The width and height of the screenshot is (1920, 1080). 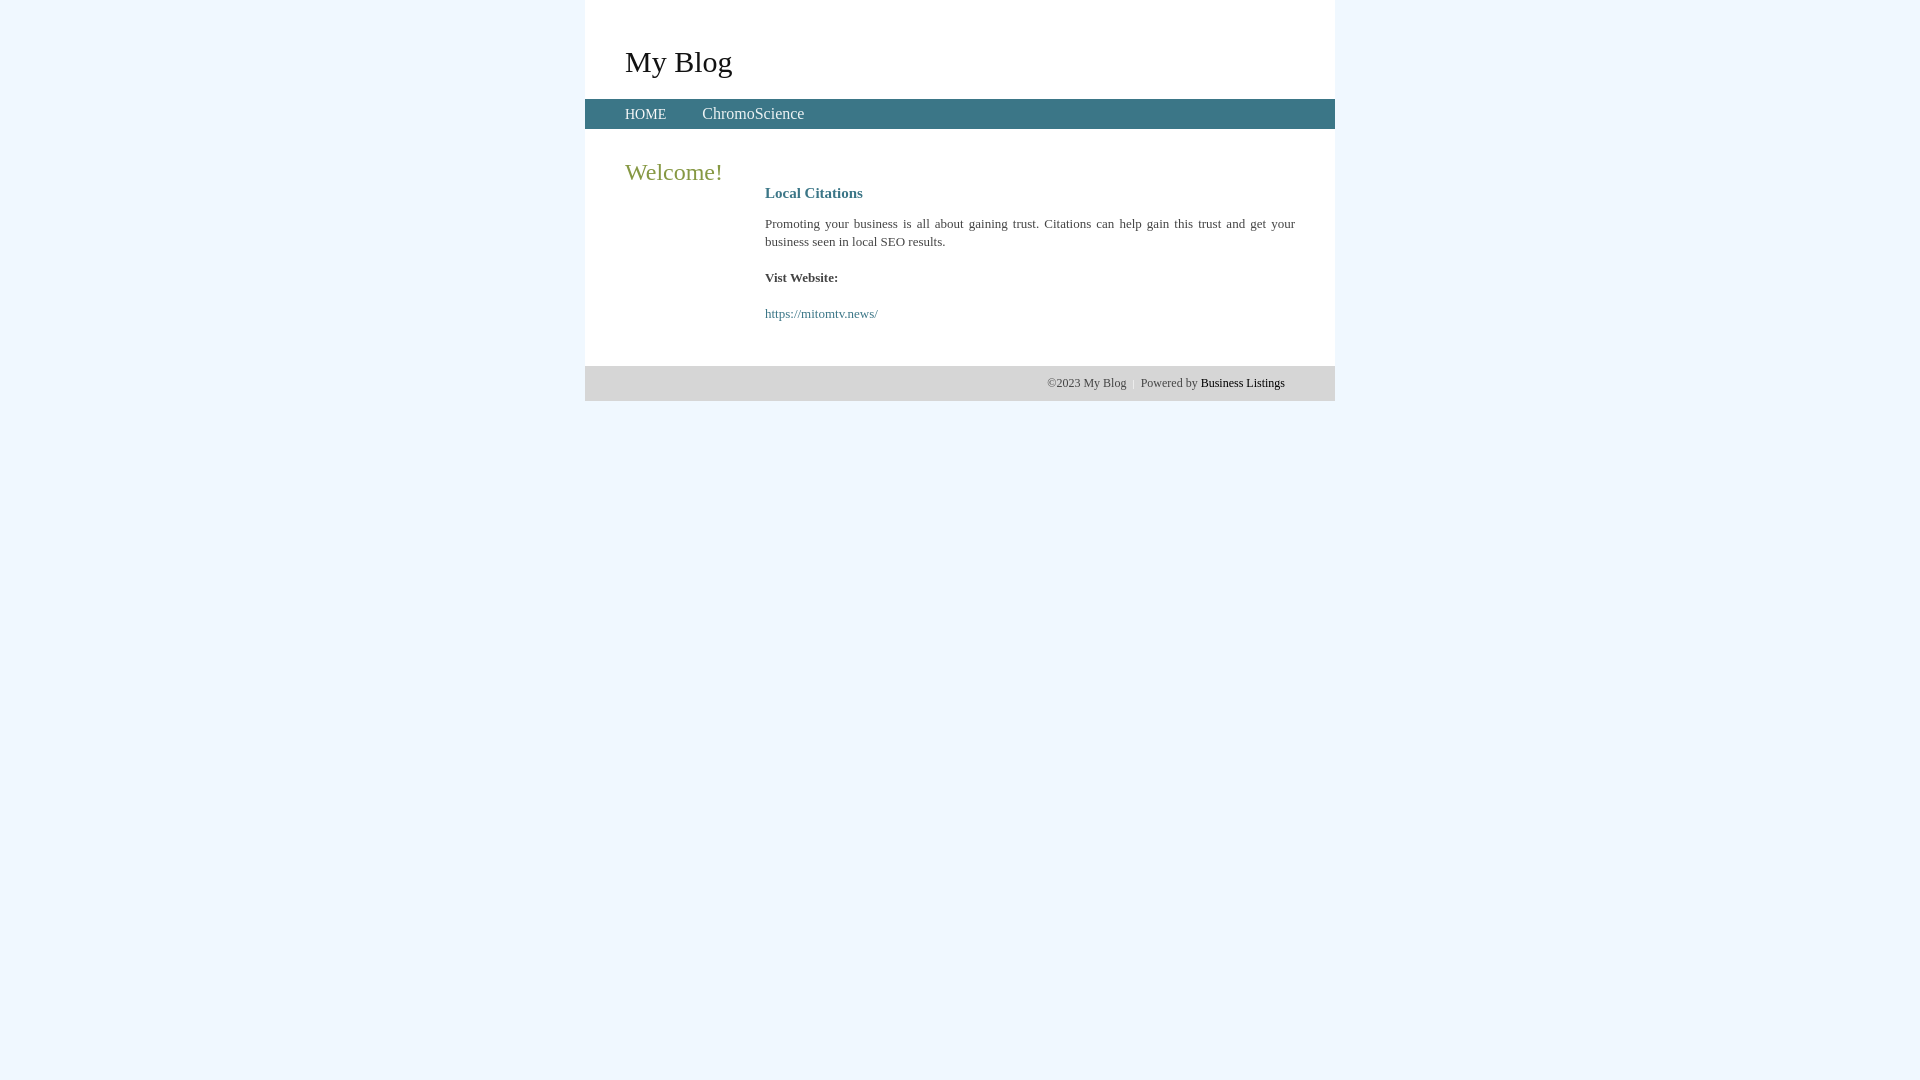 I want to click on 'HOME', so click(x=645, y=114).